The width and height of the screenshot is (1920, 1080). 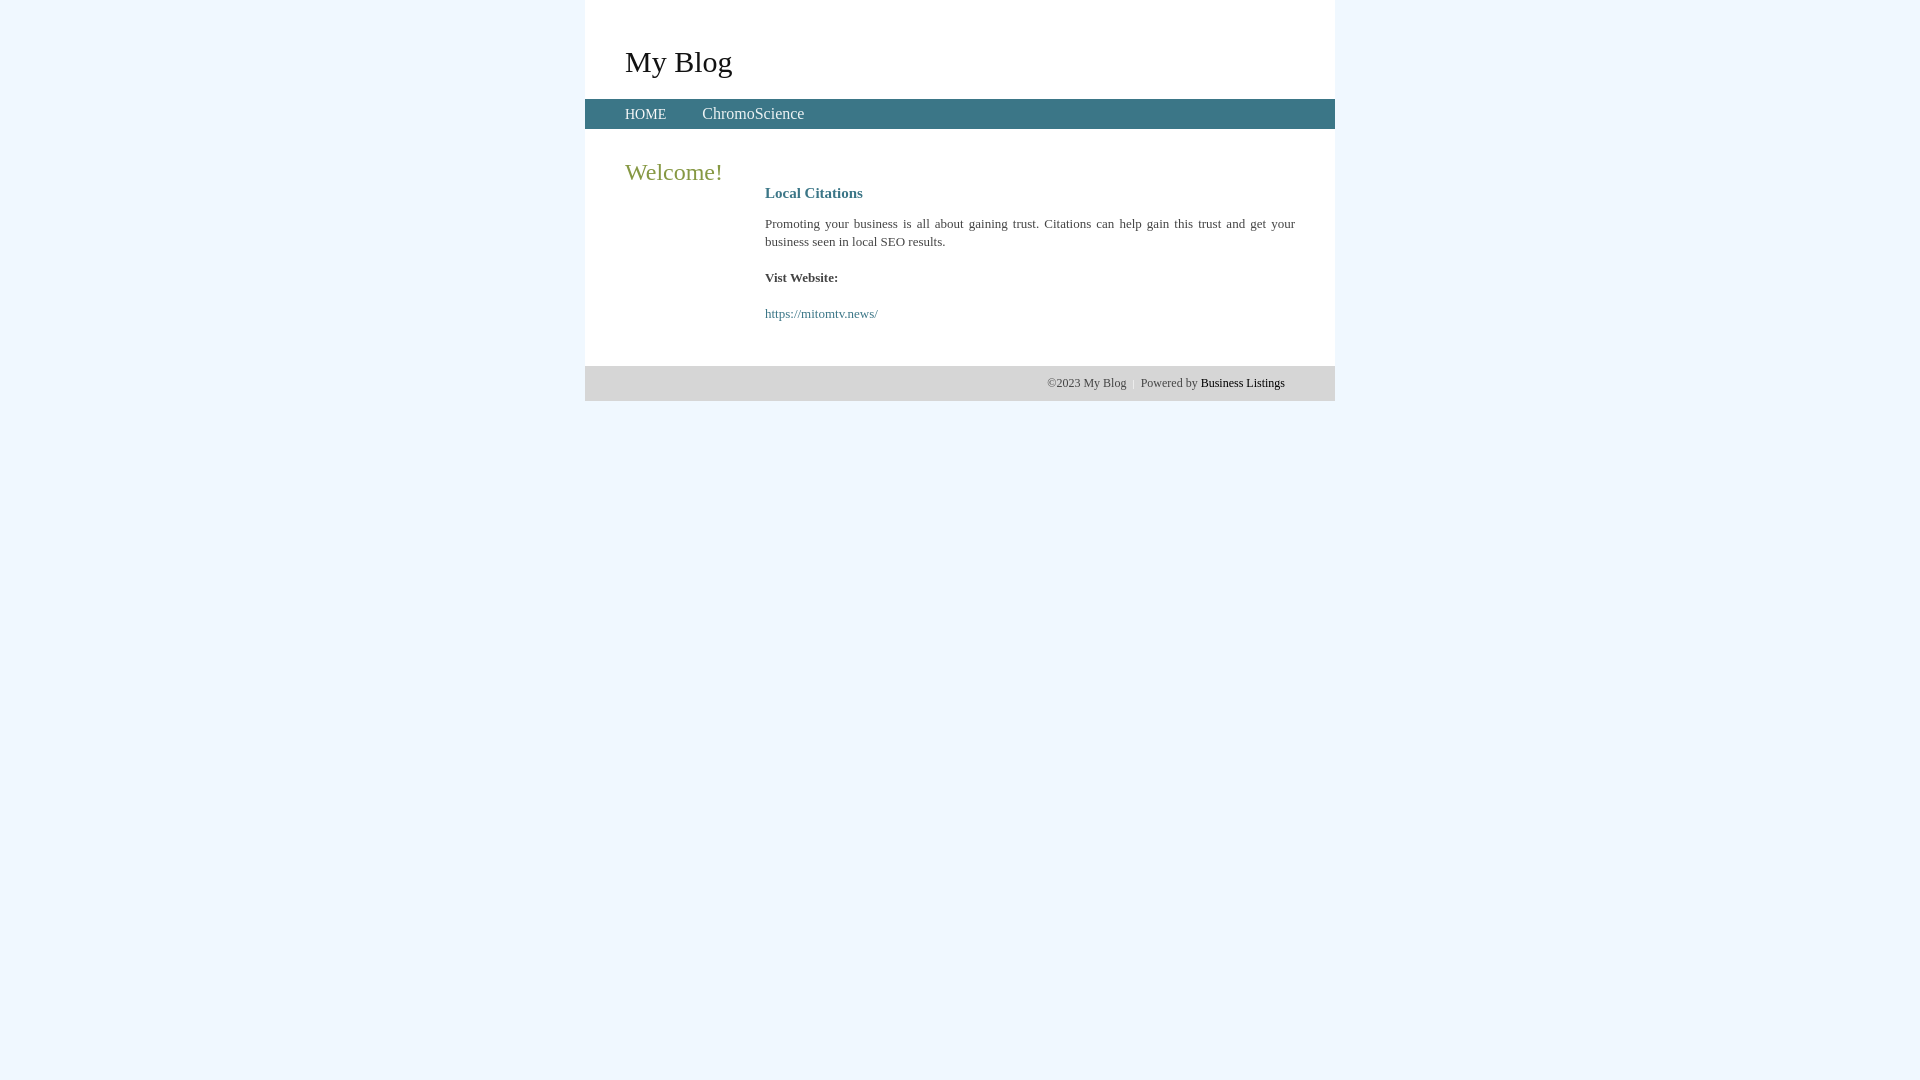 I want to click on 'HOME', so click(x=645, y=114).